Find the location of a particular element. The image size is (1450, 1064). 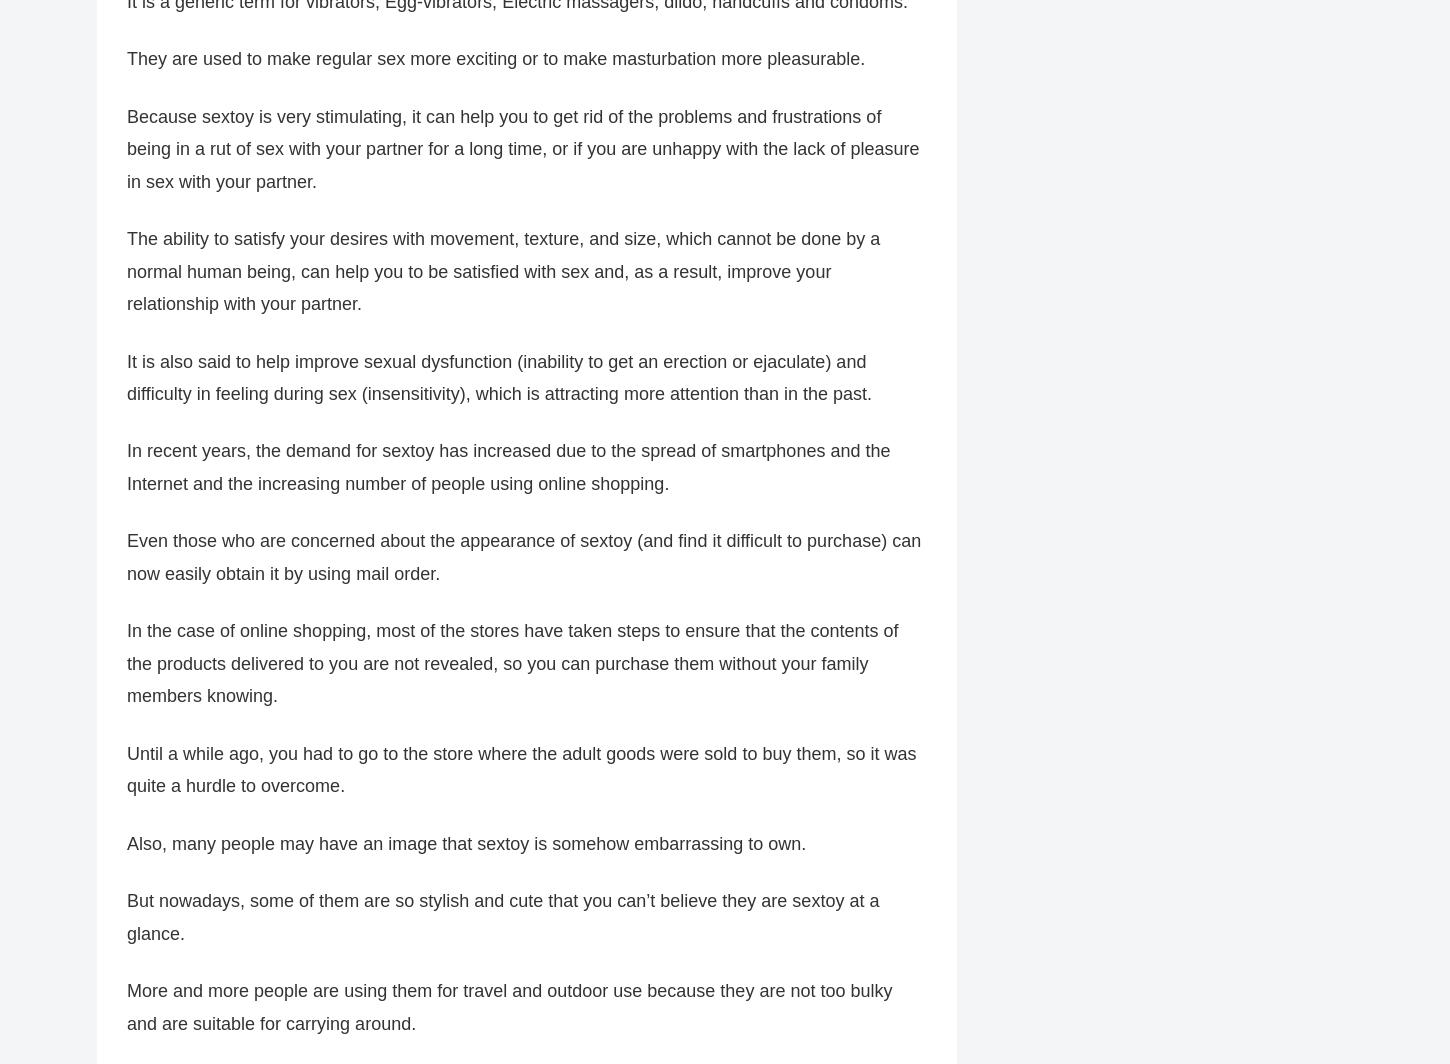

'The ability to satisfy your desires with movement, texture, and size, which cannot be done by a normal human being, can help you to be satisfied with sex and, as a result, improve your relationship with your partner.' is located at coordinates (503, 271).